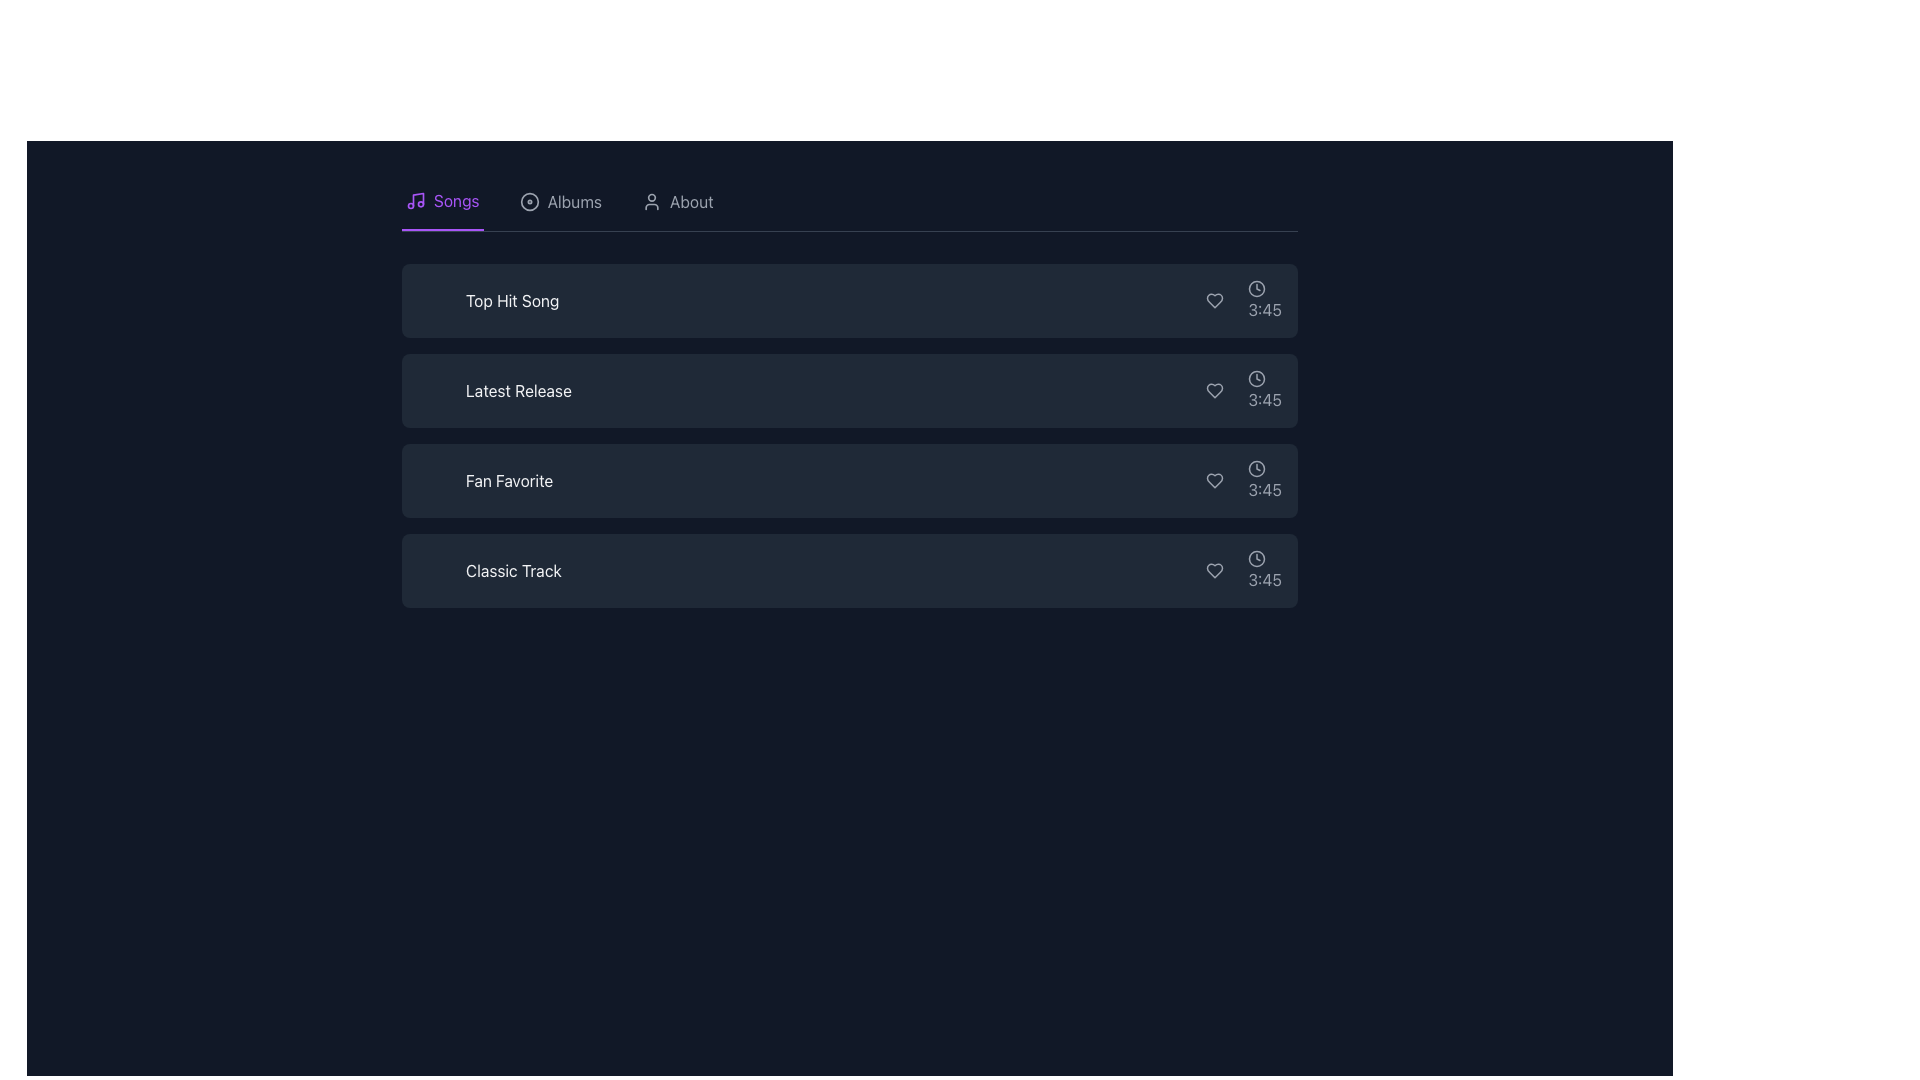 Image resolution: width=1920 pixels, height=1080 pixels. I want to click on the 'Songs' tab in the navigation bar, which is the first tab on the far left with a purple underline, to potentially see a tooltip, so click(441, 201).